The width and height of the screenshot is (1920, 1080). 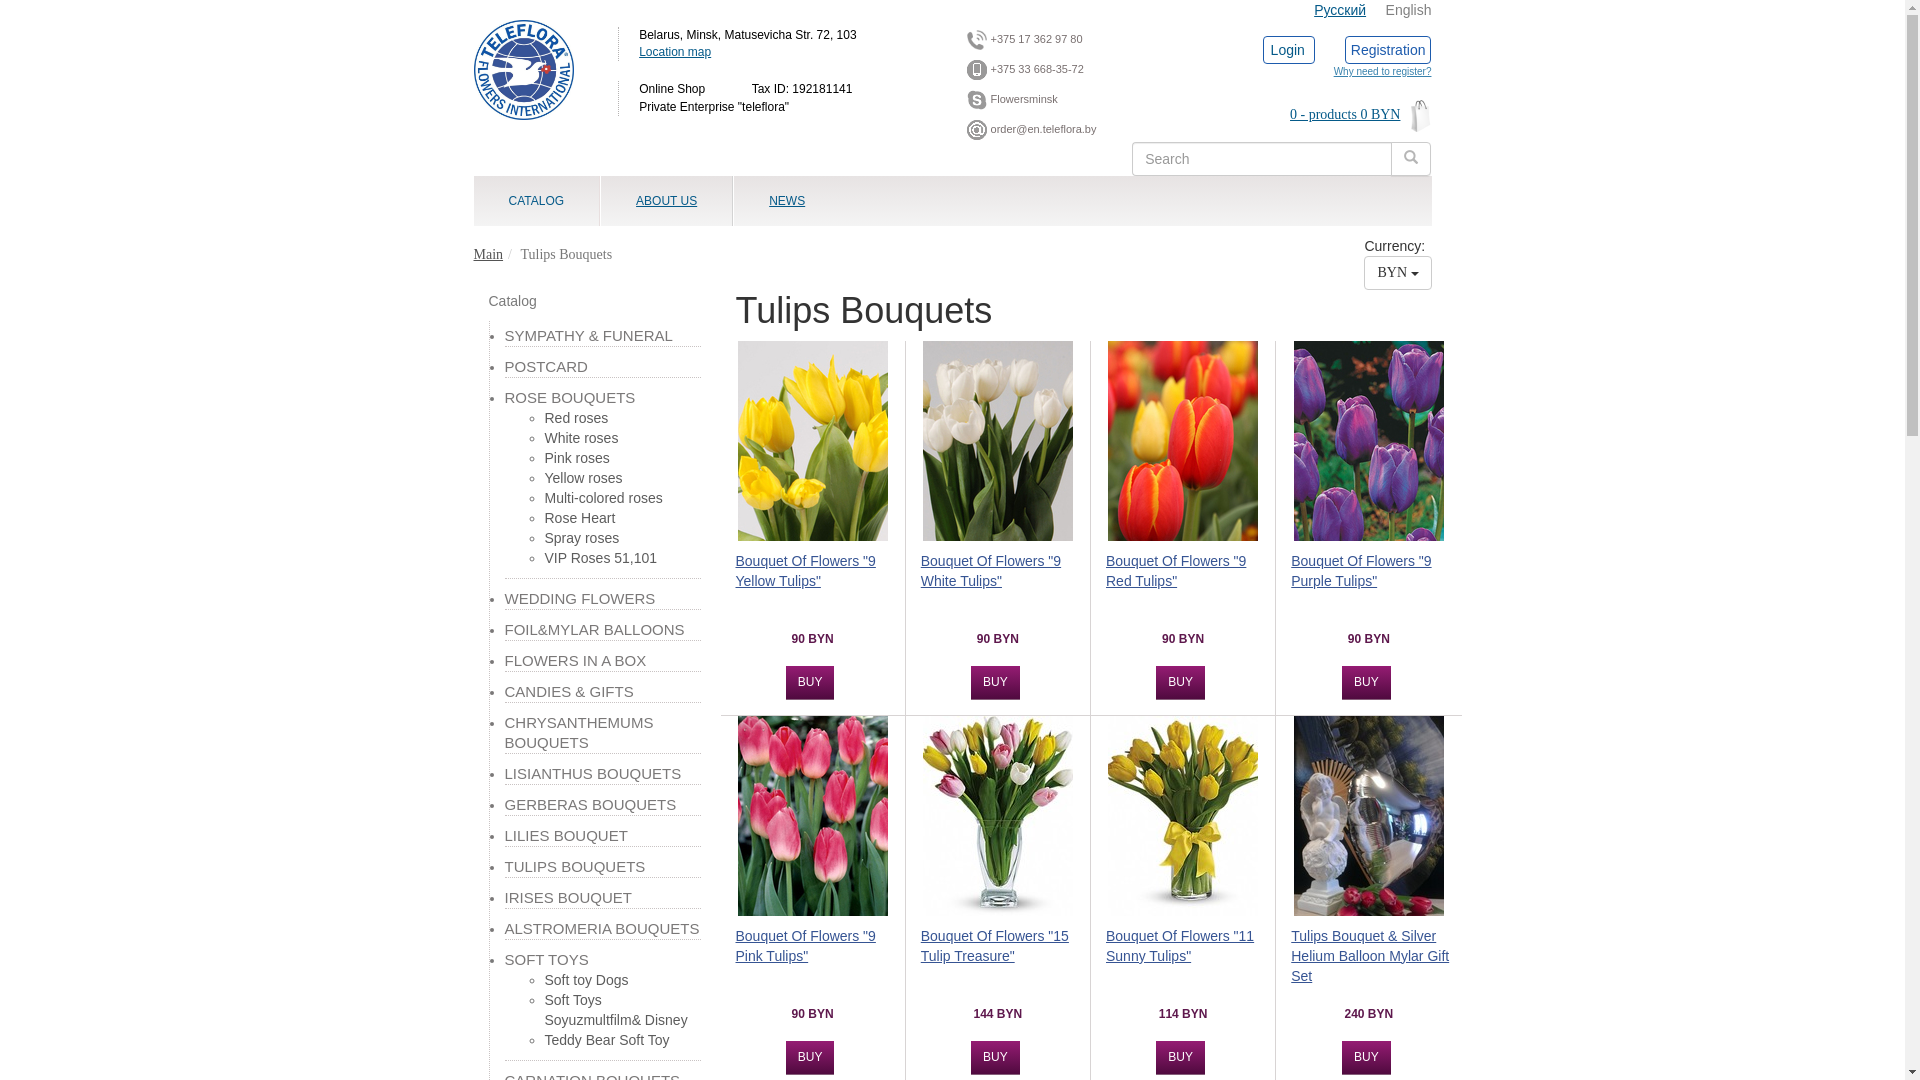 What do you see at coordinates (537, 200) in the screenshot?
I see `'CATALOG'` at bounding box center [537, 200].